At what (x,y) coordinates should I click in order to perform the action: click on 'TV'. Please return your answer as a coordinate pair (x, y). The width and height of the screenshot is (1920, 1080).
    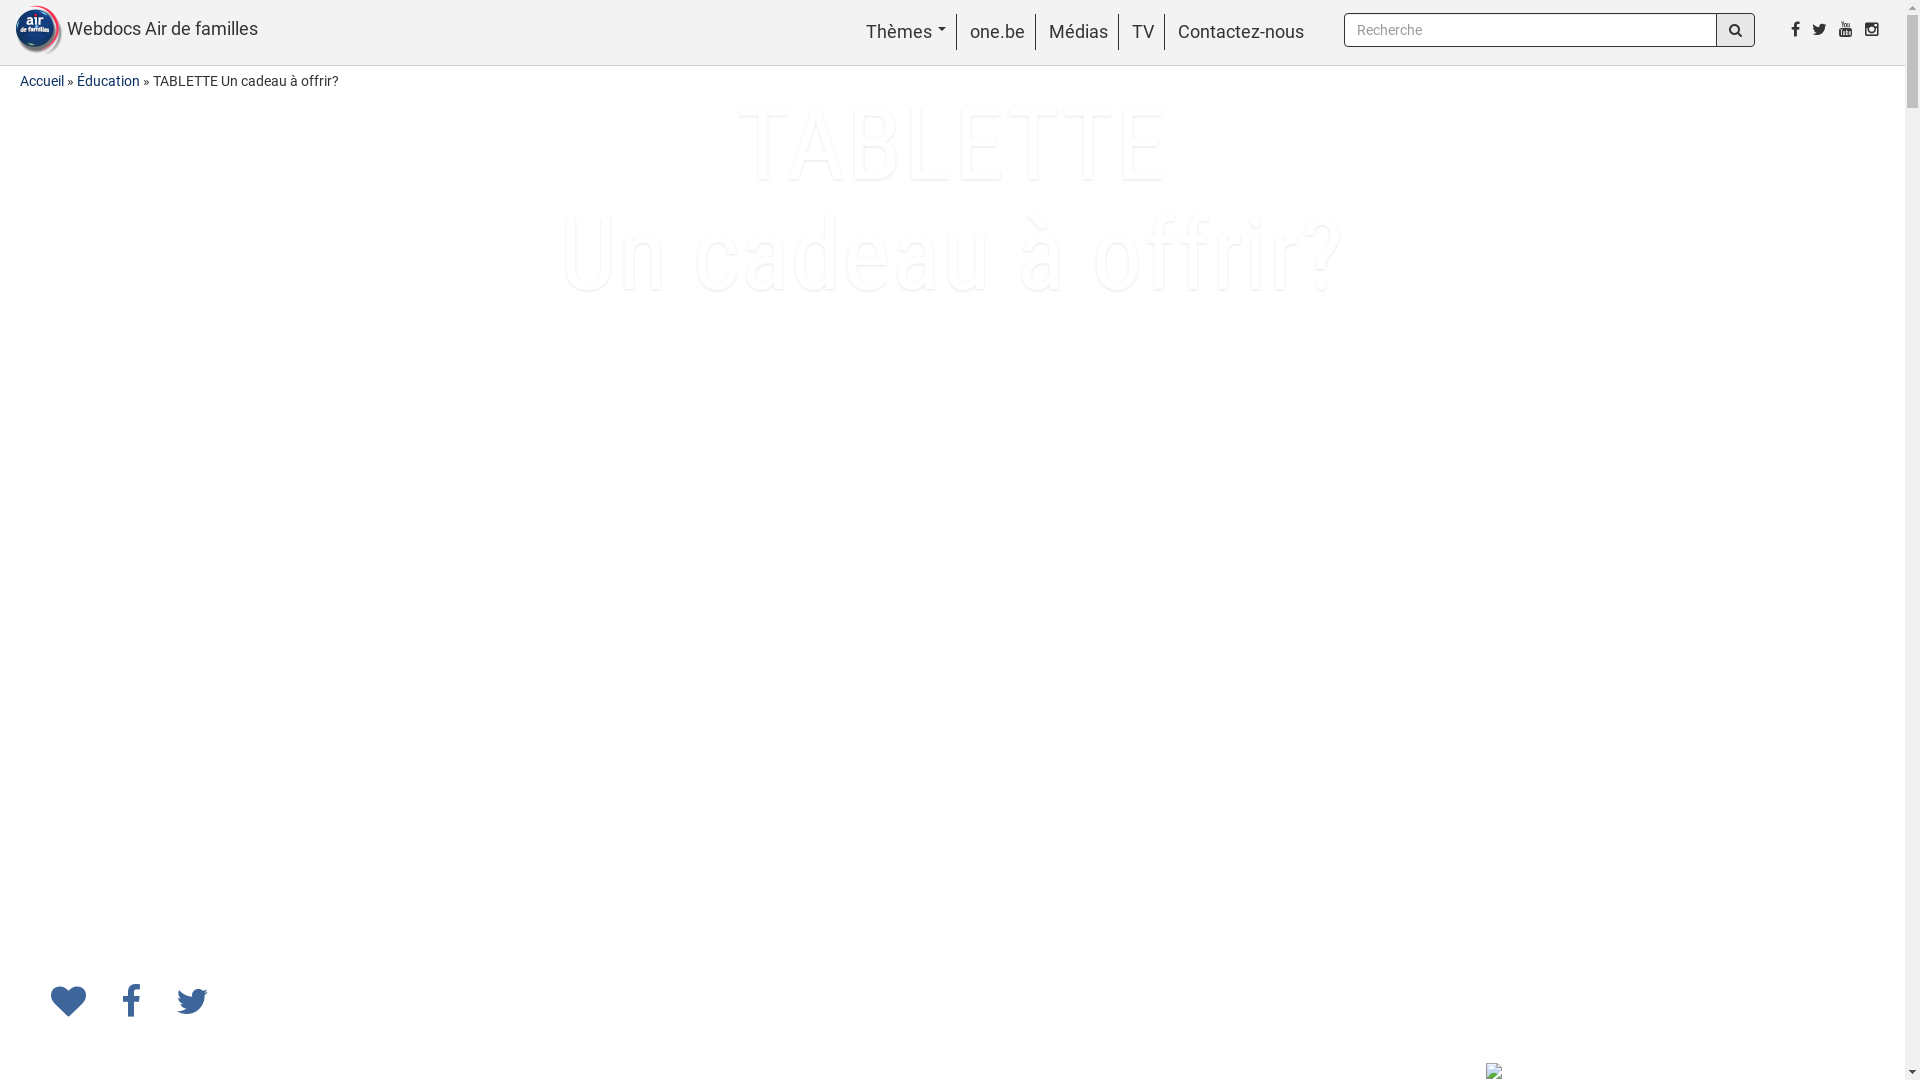
    Looking at the image, I should click on (1142, 31).